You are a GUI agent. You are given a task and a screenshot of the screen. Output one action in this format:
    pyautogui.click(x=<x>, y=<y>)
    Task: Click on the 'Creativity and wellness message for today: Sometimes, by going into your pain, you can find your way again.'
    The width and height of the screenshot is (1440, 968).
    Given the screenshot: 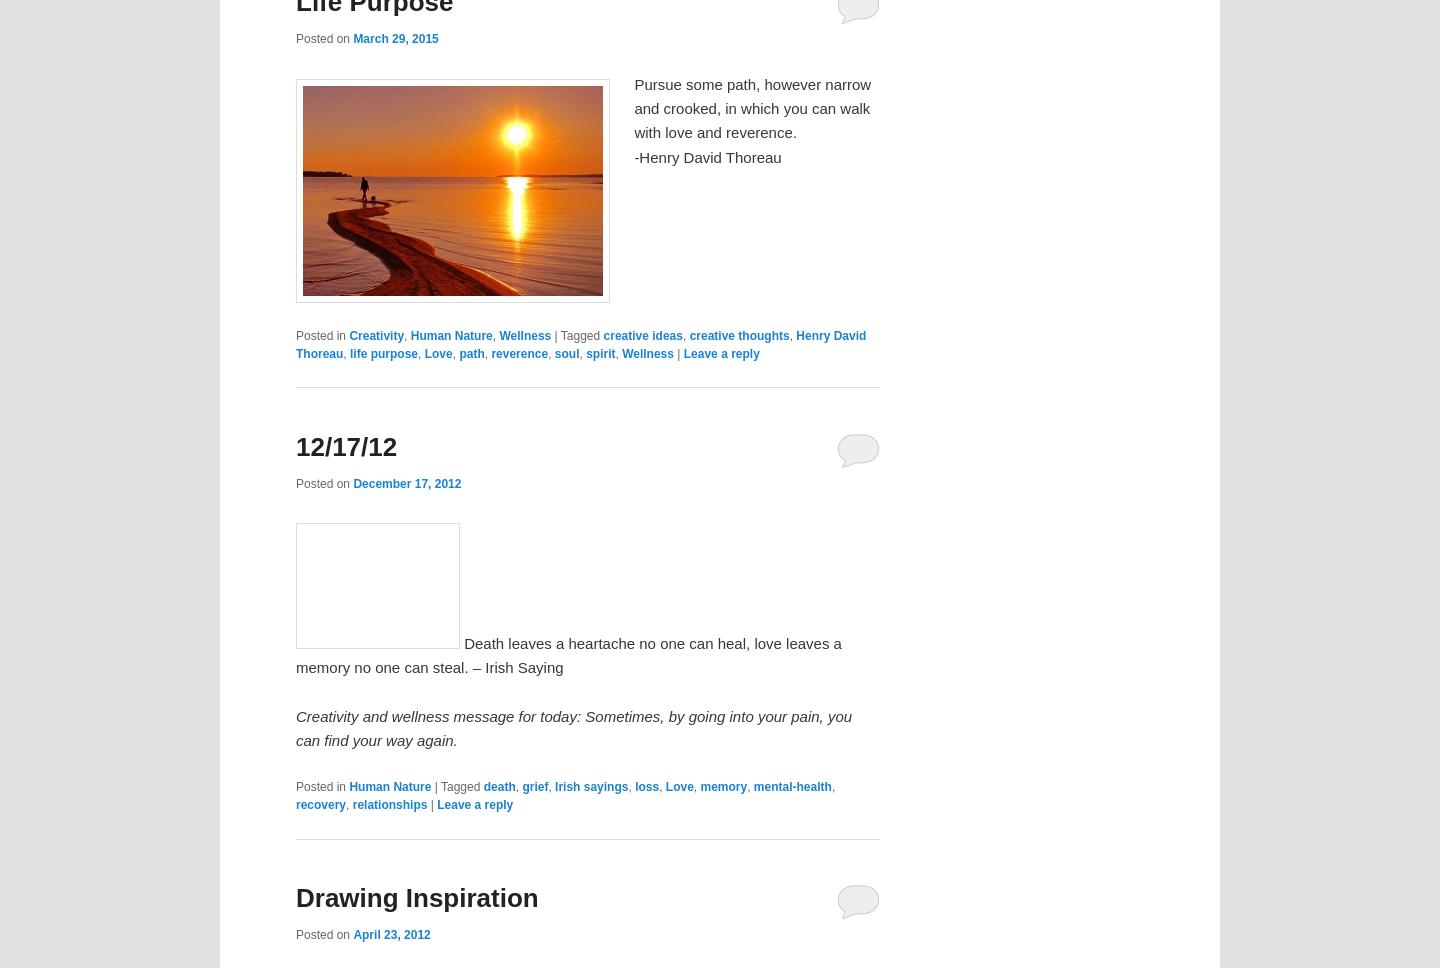 What is the action you would take?
    pyautogui.click(x=573, y=728)
    